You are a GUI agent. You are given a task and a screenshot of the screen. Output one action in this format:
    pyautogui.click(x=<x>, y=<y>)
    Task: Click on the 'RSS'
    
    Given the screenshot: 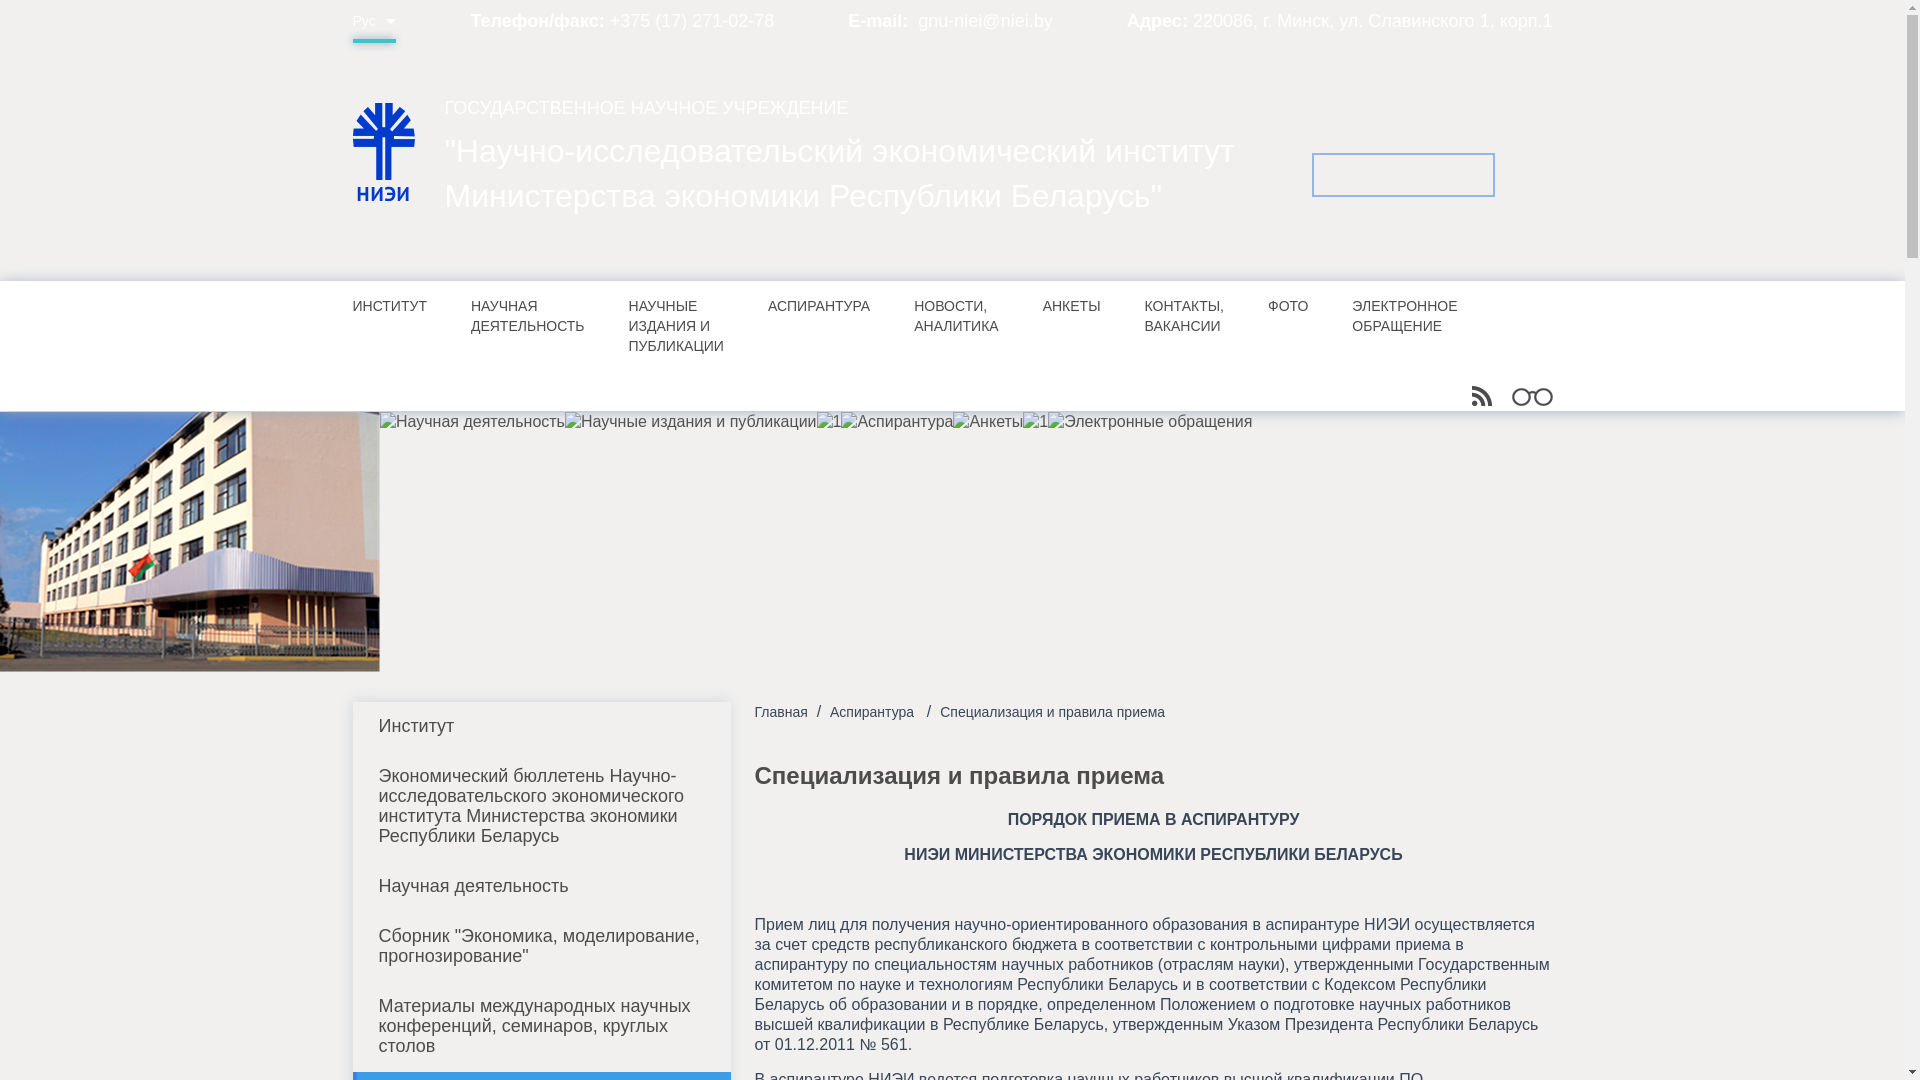 What is the action you would take?
    pyautogui.click(x=1457, y=400)
    